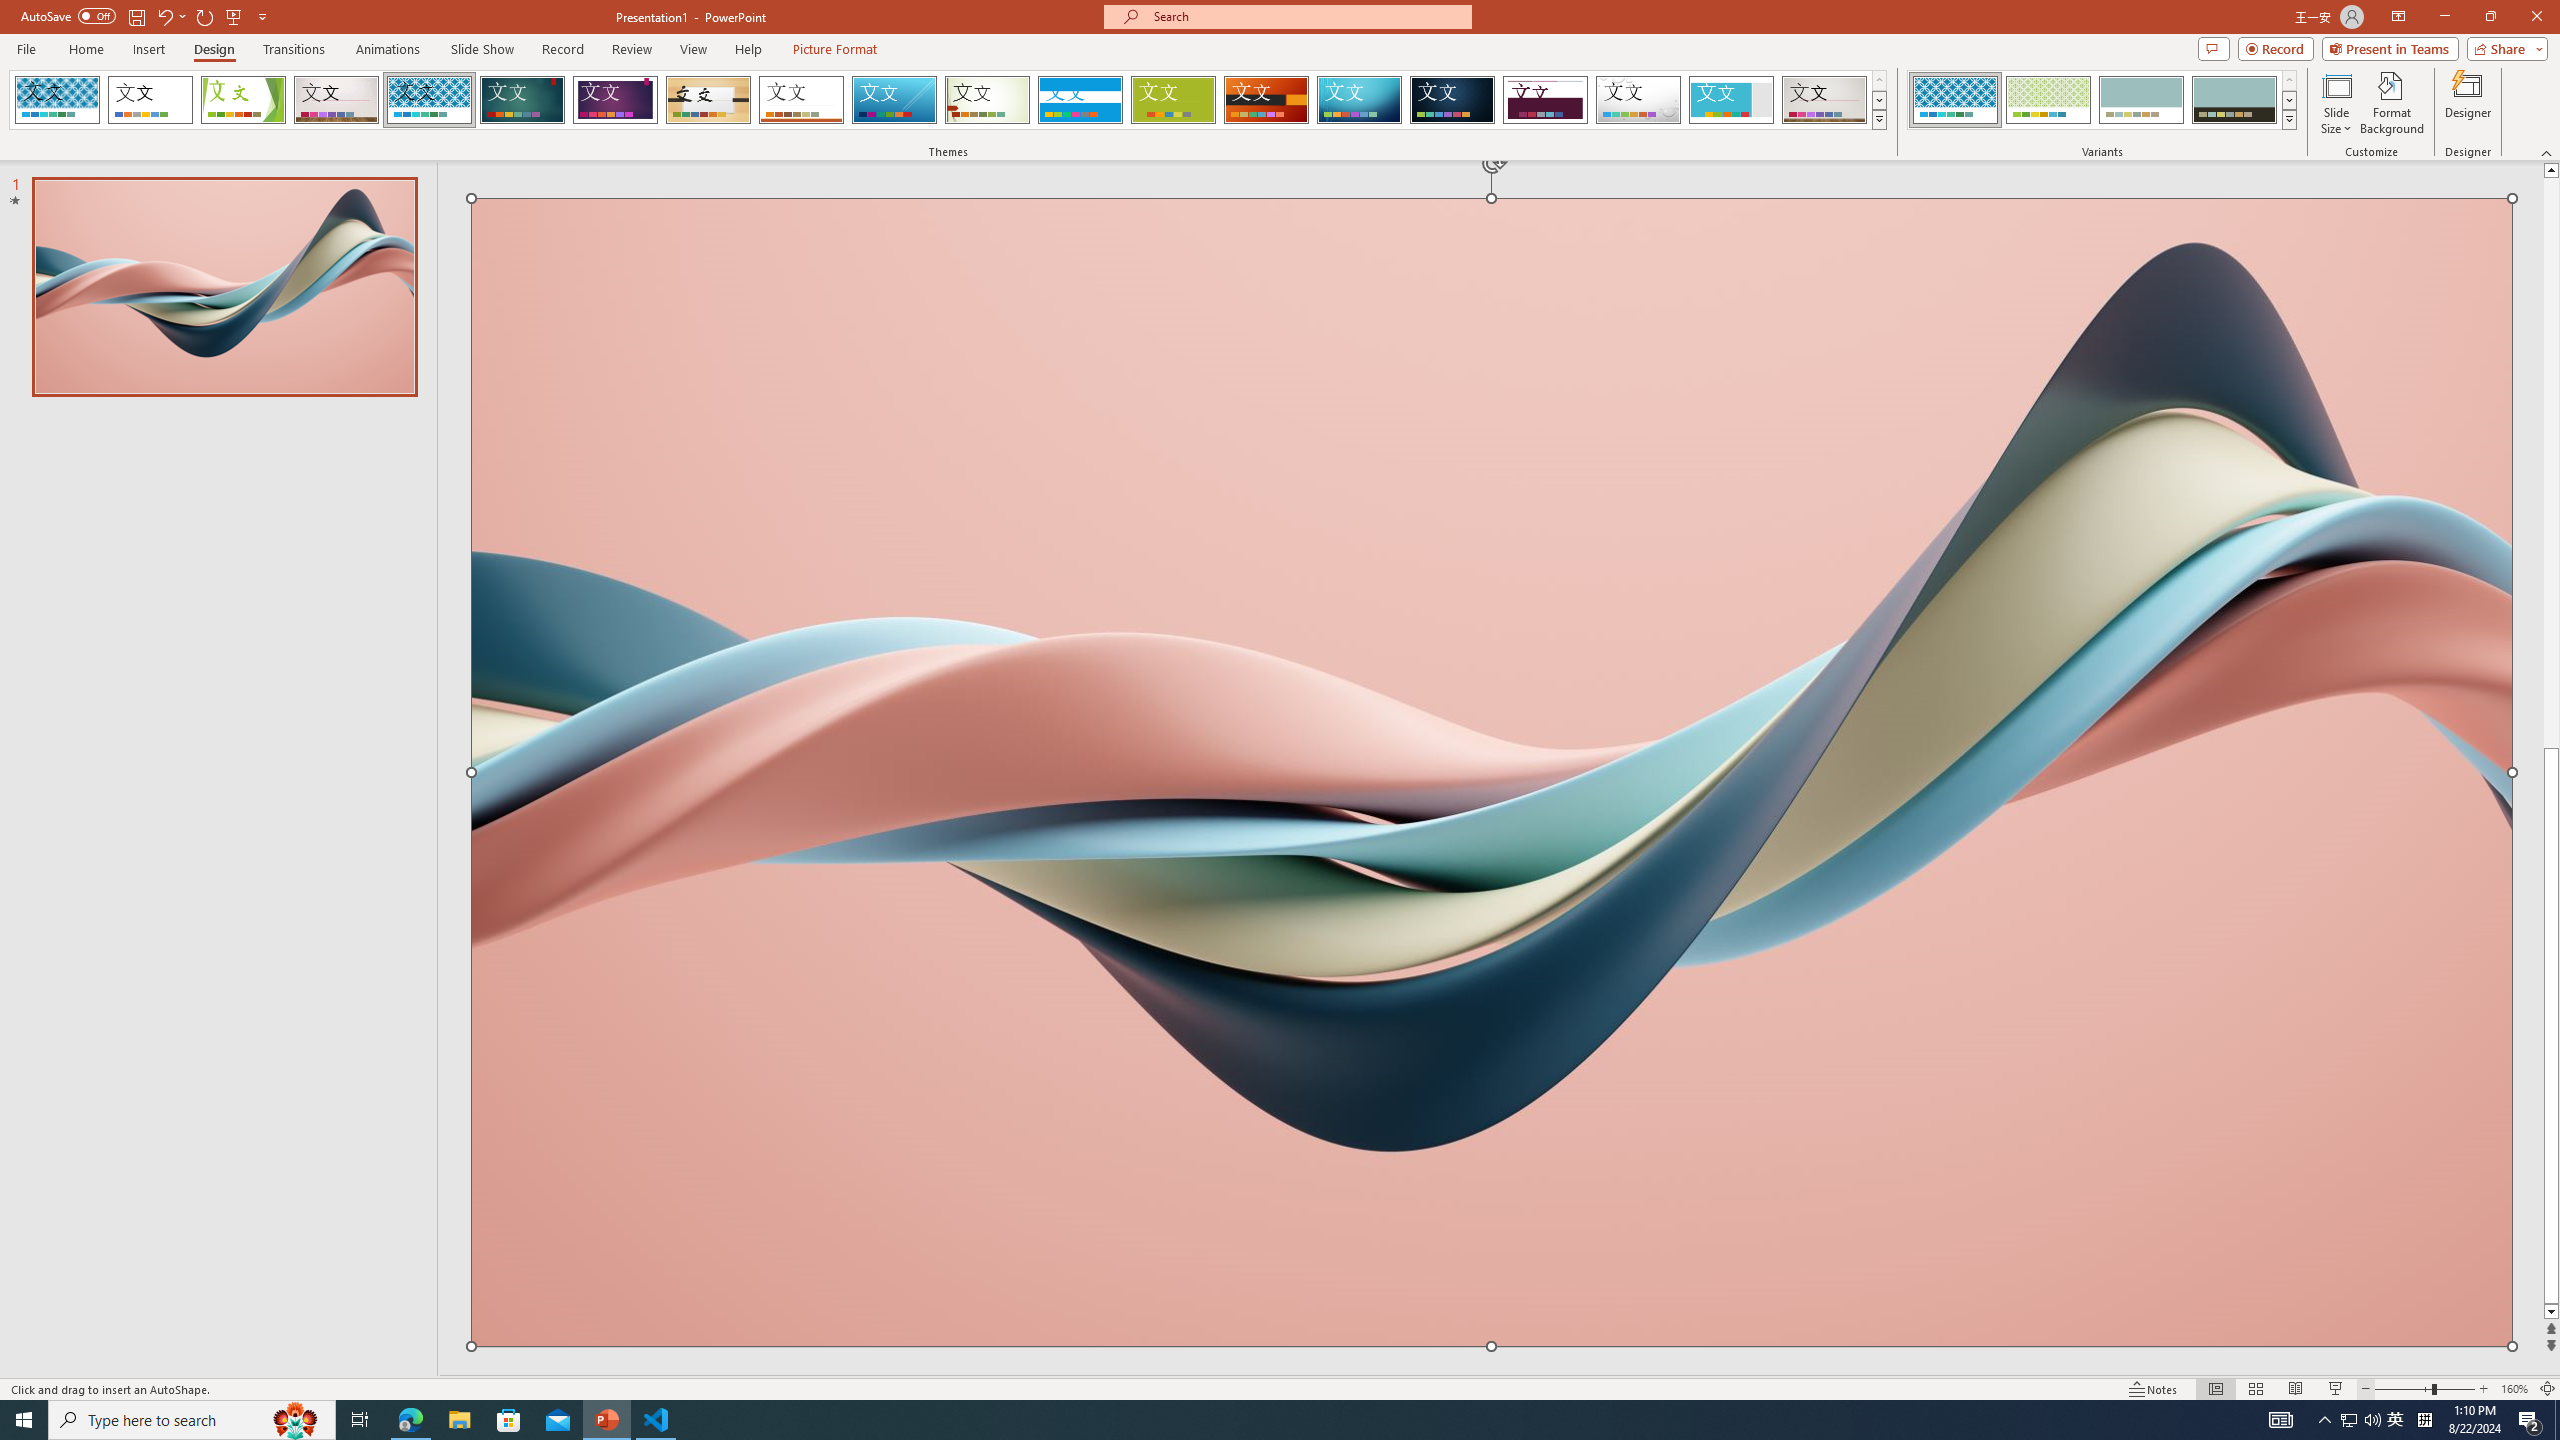 This screenshot has height=1440, width=2560. Describe the element at coordinates (2551, 168) in the screenshot. I see `'Line up'` at that location.